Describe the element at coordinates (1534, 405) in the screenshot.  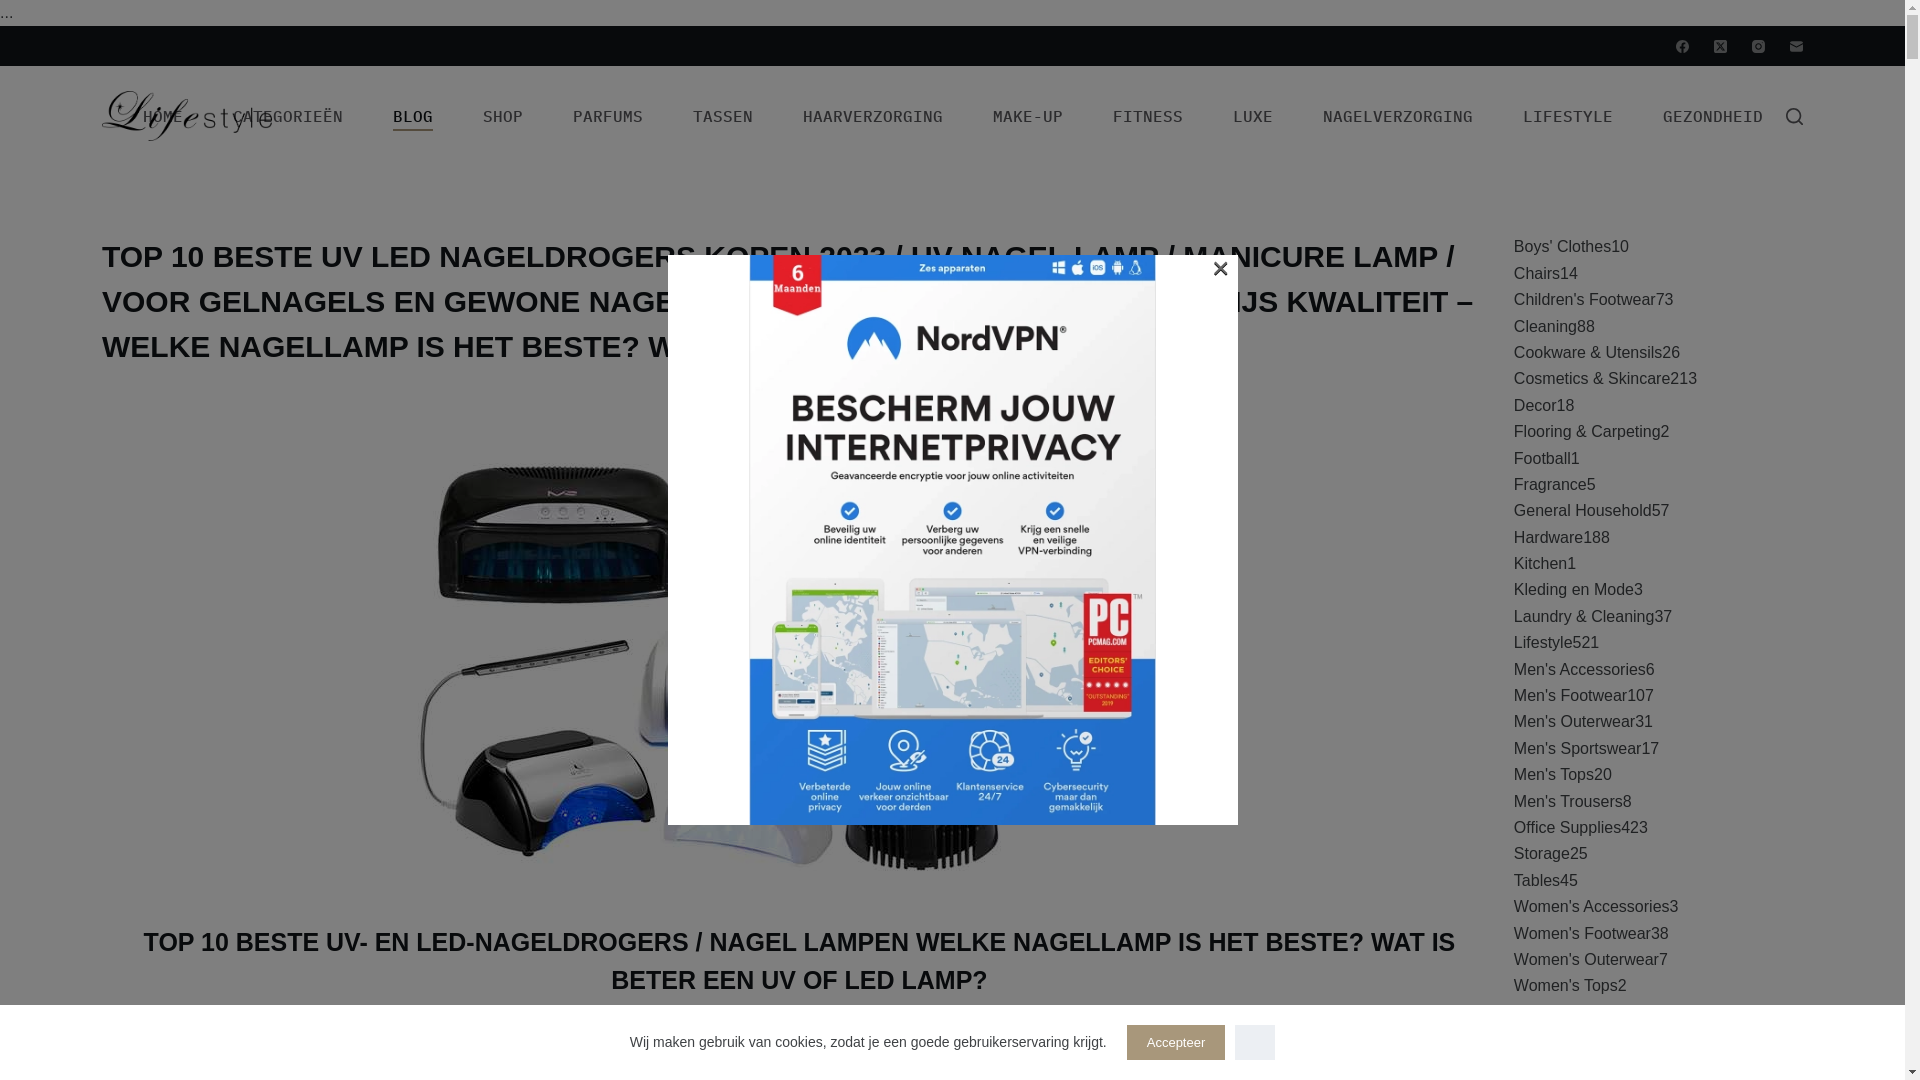
I see `'Decor'` at that location.